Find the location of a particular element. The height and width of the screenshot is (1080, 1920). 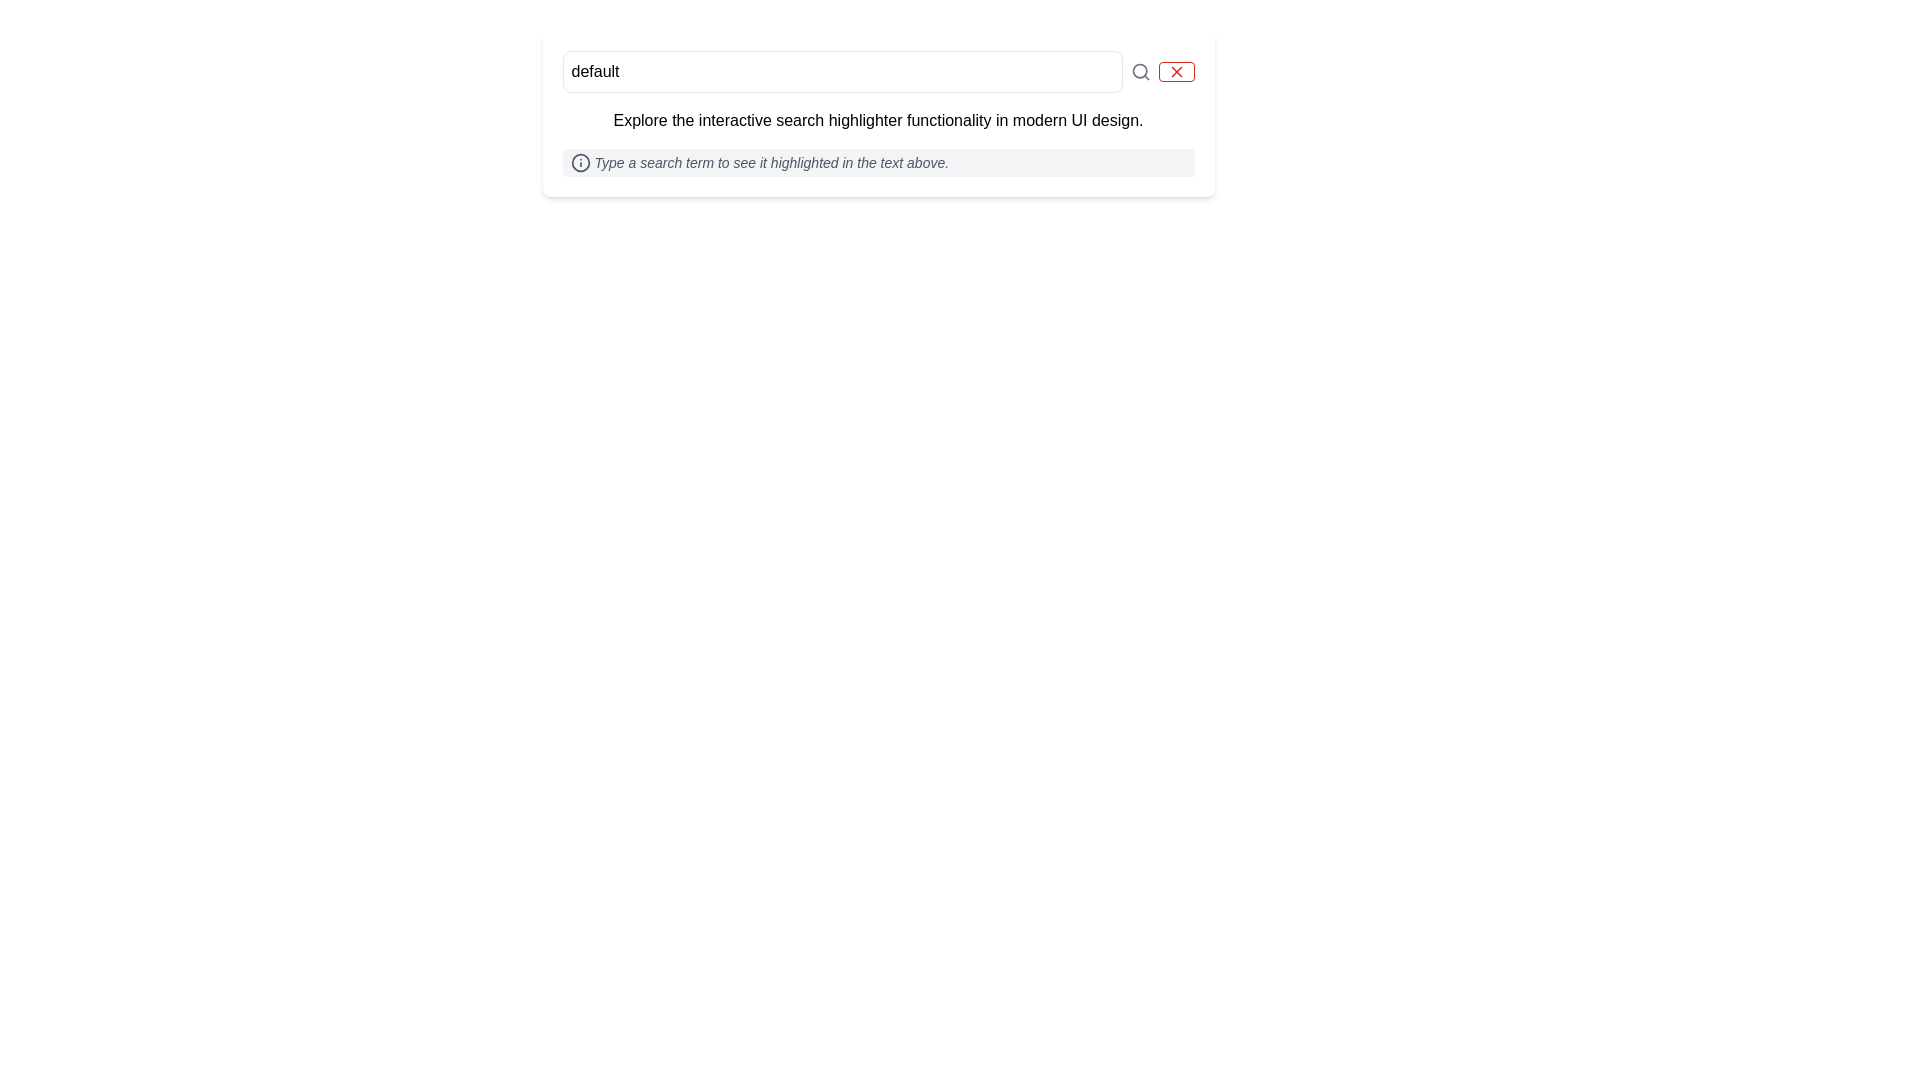

the Informational Banner that has a gray background, rounded corners, and contains an info icon with the message 'Type a search term is located at coordinates (878, 161).